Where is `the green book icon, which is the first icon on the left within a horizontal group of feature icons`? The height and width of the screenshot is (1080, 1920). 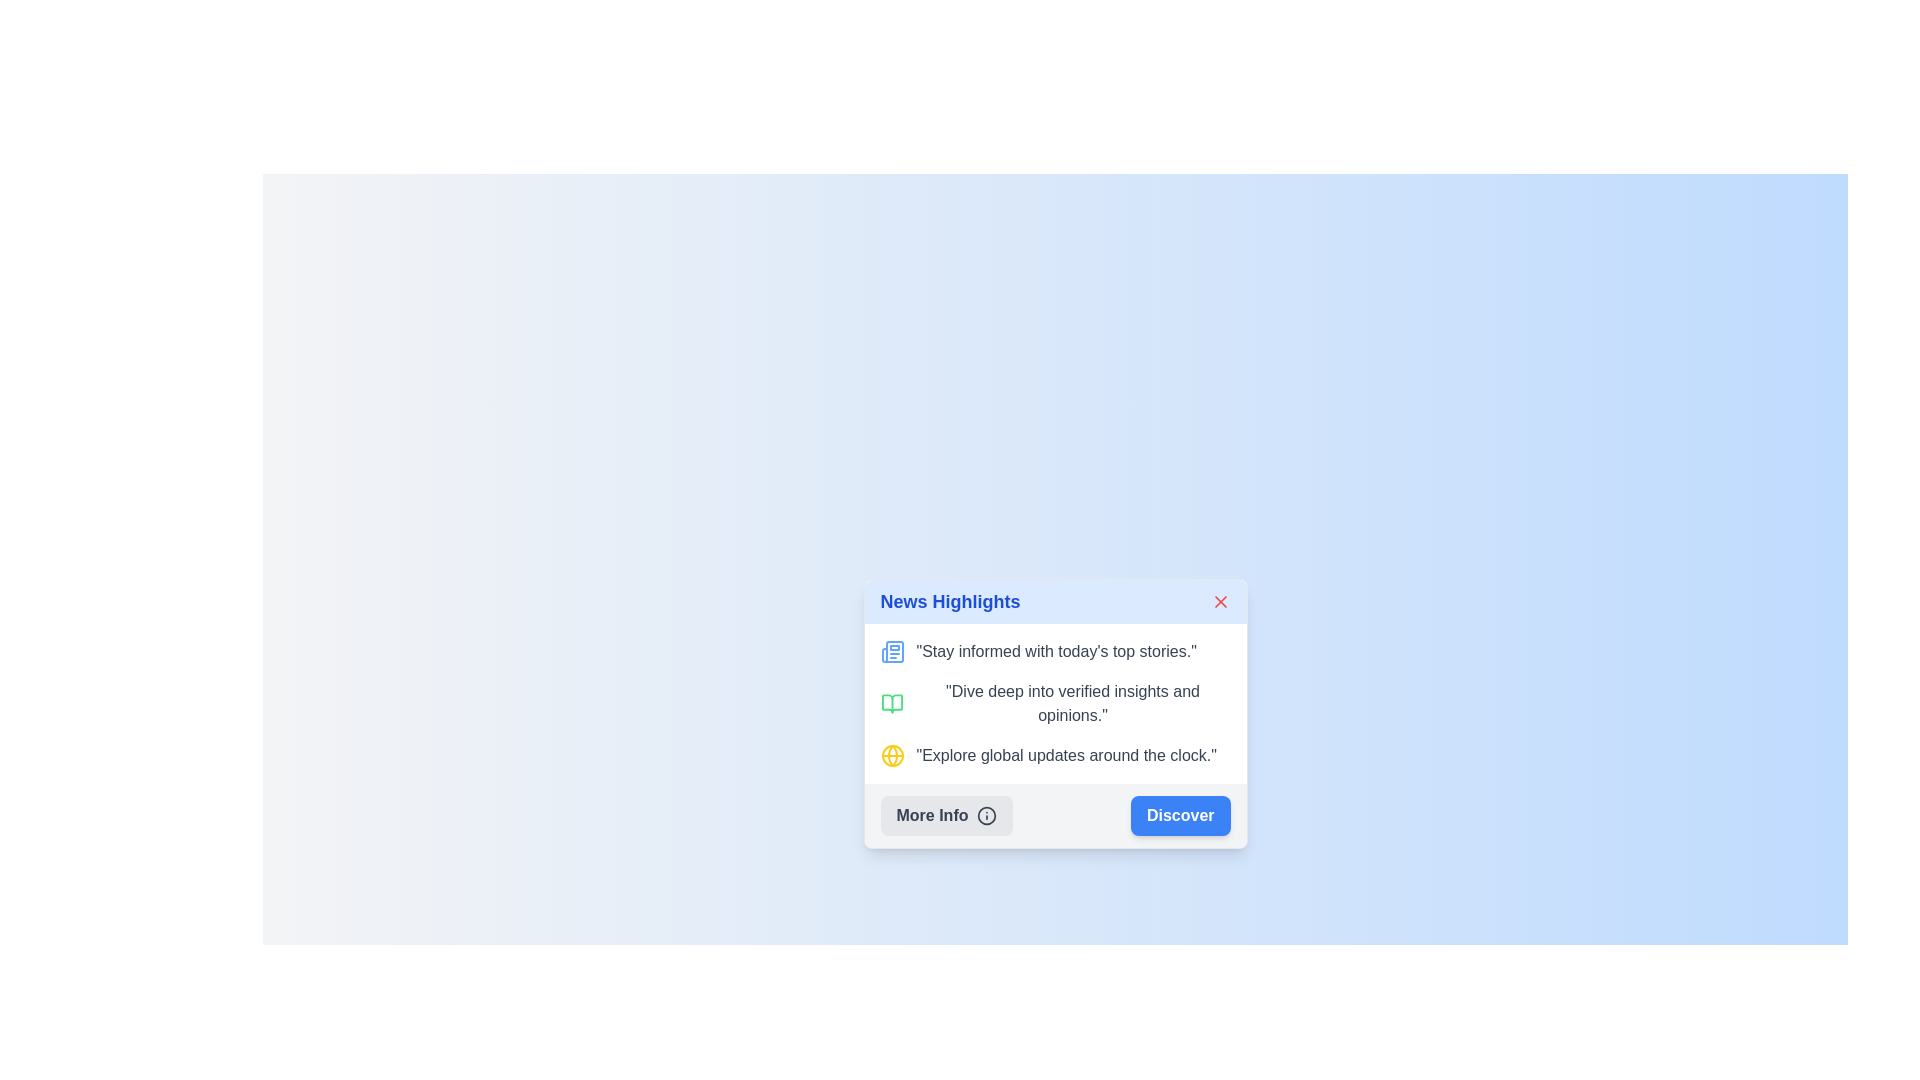 the green book icon, which is the first icon on the left within a horizontal group of feature icons is located at coordinates (891, 703).